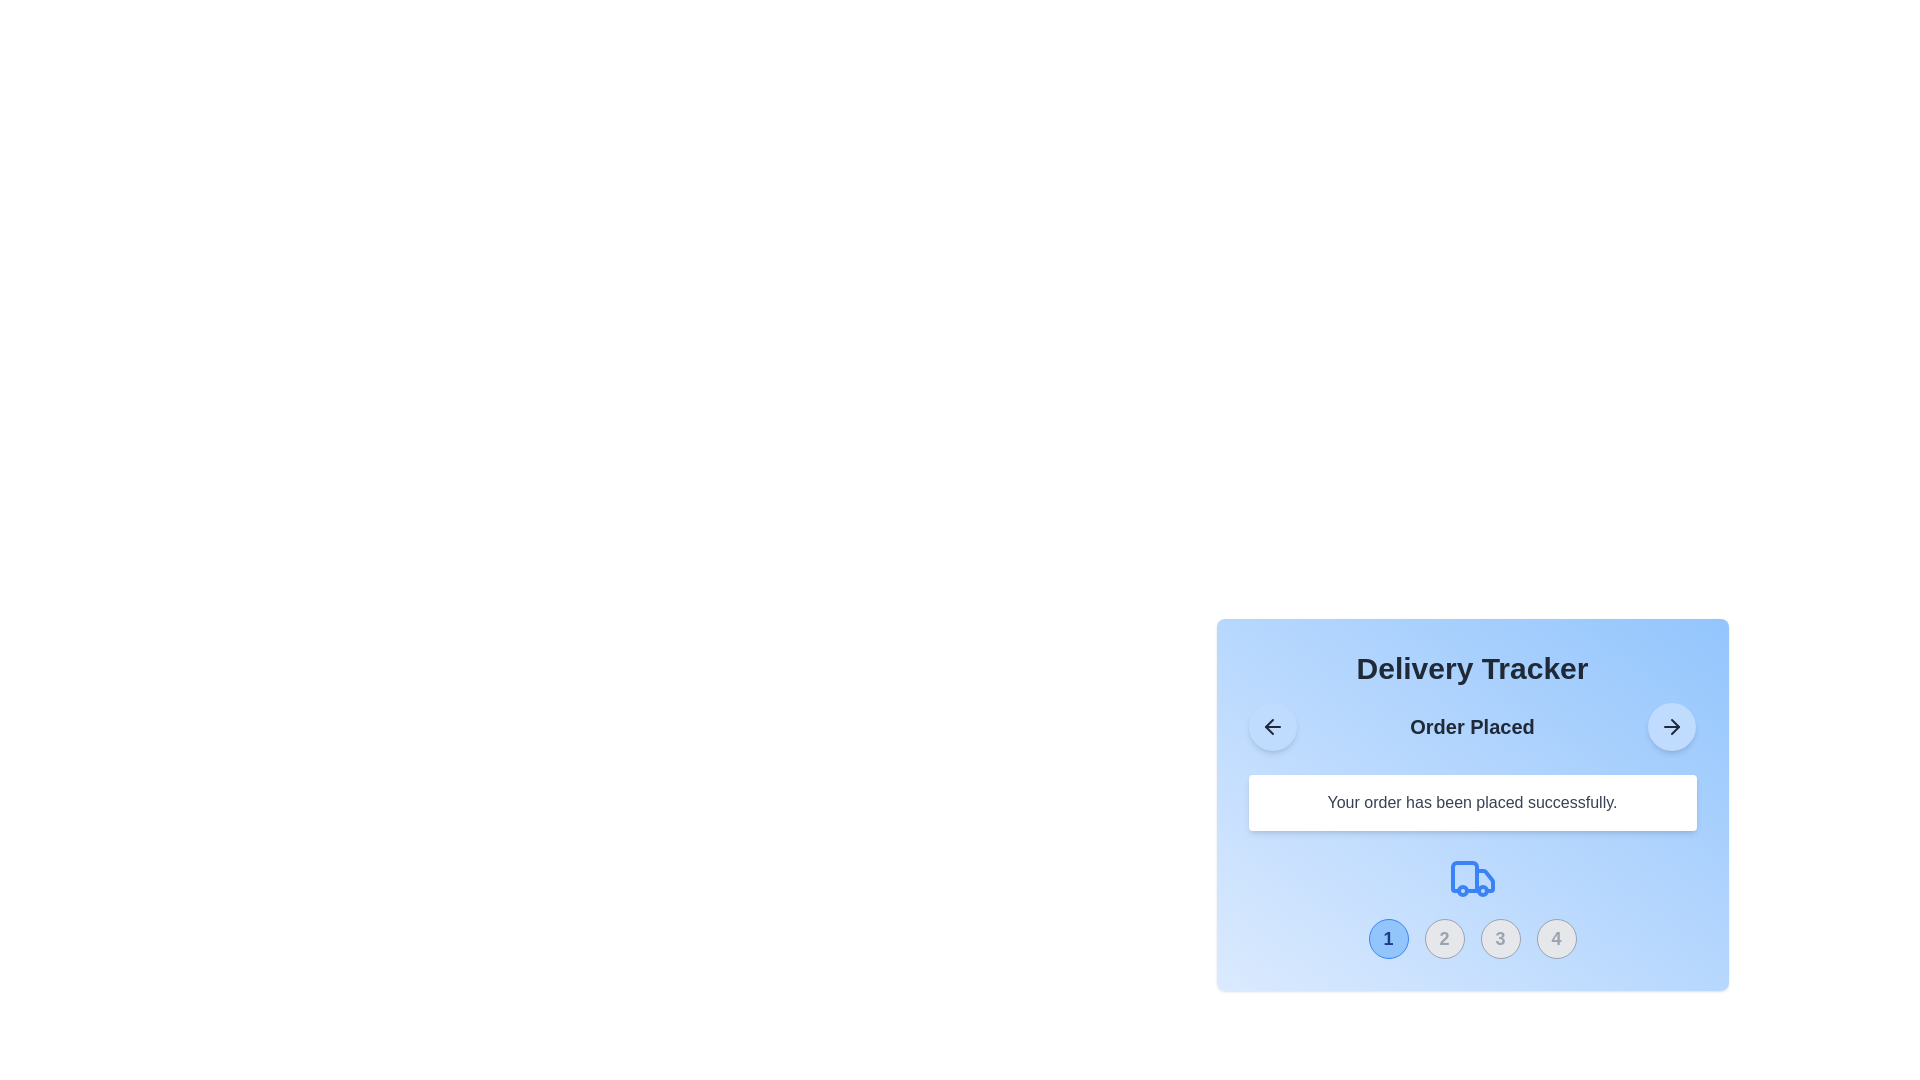 The height and width of the screenshot is (1080, 1920). What do you see at coordinates (1472, 938) in the screenshot?
I see `the segmented progress tracker element located at the bottom center of the 'Delivery Tracker' card` at bounding box center [1472, 938].